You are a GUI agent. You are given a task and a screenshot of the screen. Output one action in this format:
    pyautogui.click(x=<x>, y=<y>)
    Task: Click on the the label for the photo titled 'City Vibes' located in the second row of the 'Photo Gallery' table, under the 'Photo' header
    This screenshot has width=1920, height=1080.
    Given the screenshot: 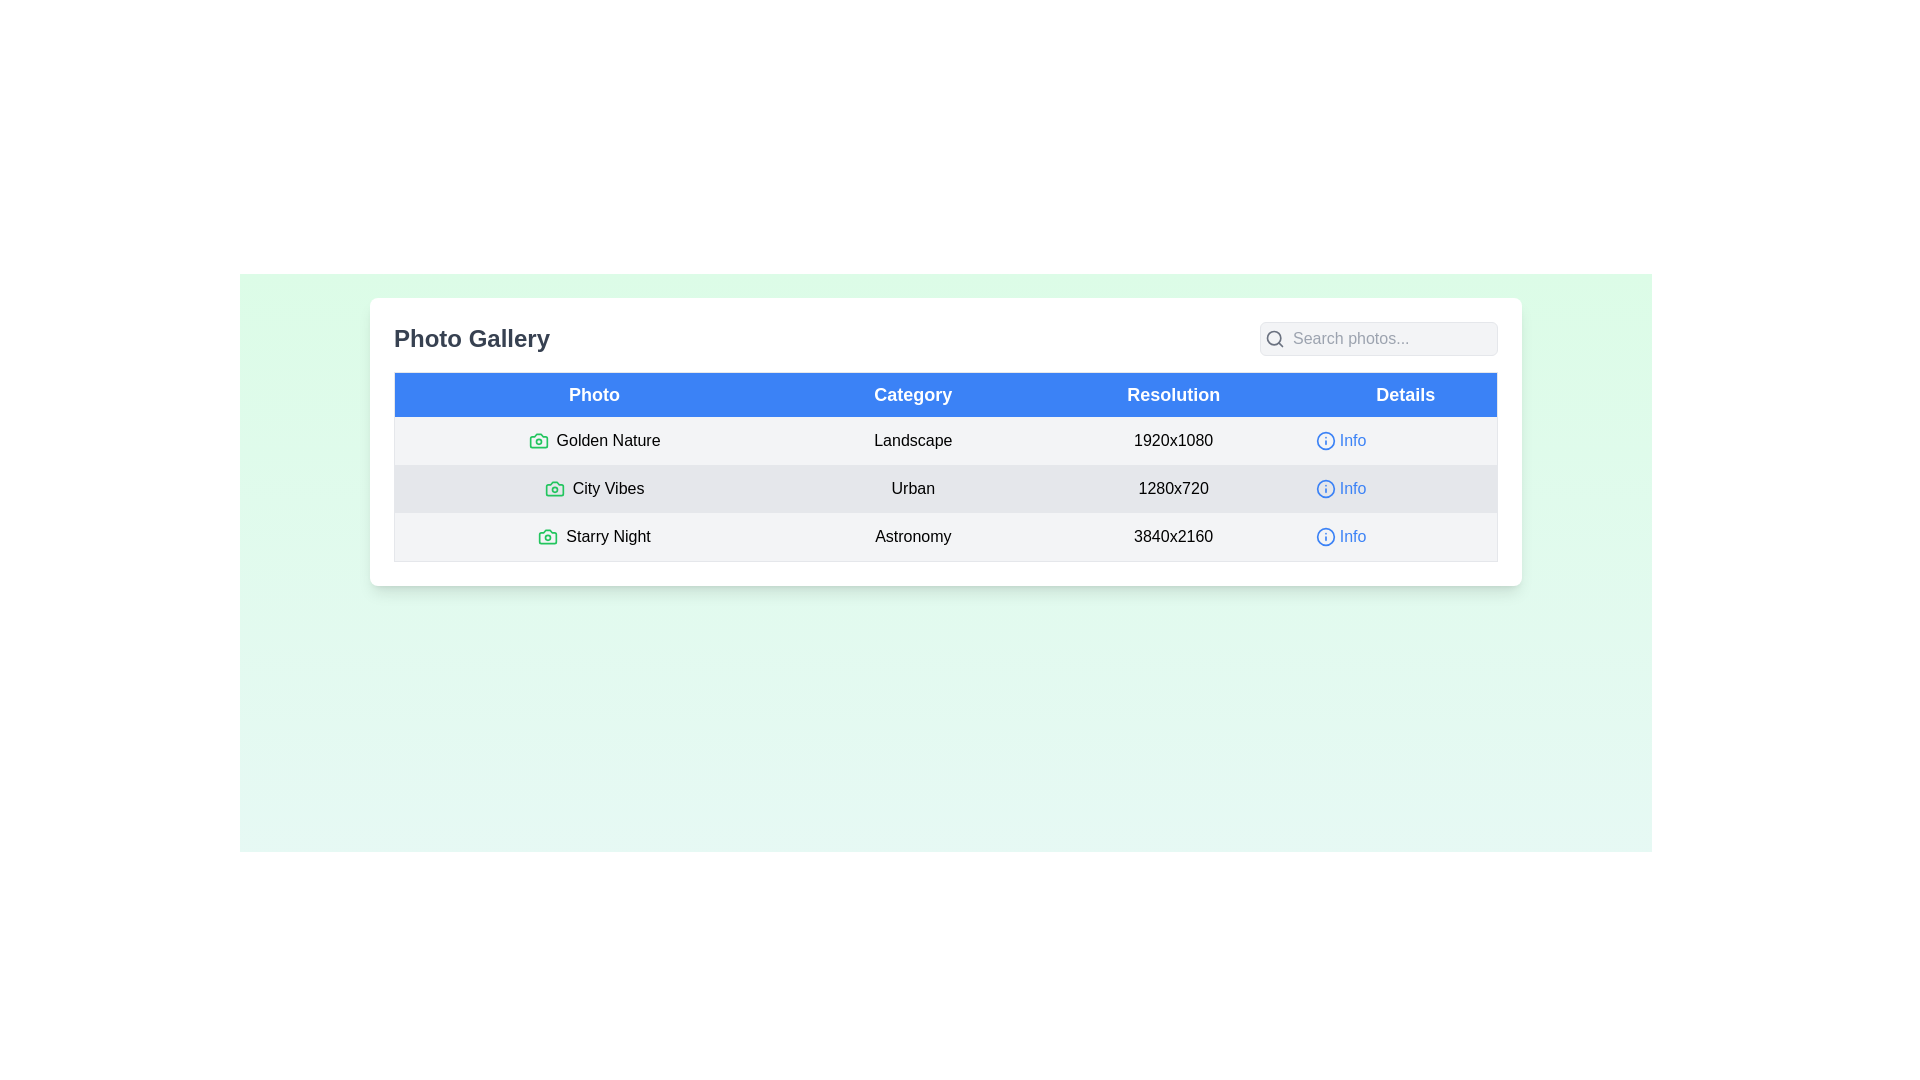 What is the action you would take?
    pyautogui.click(x=593, y=489)
    